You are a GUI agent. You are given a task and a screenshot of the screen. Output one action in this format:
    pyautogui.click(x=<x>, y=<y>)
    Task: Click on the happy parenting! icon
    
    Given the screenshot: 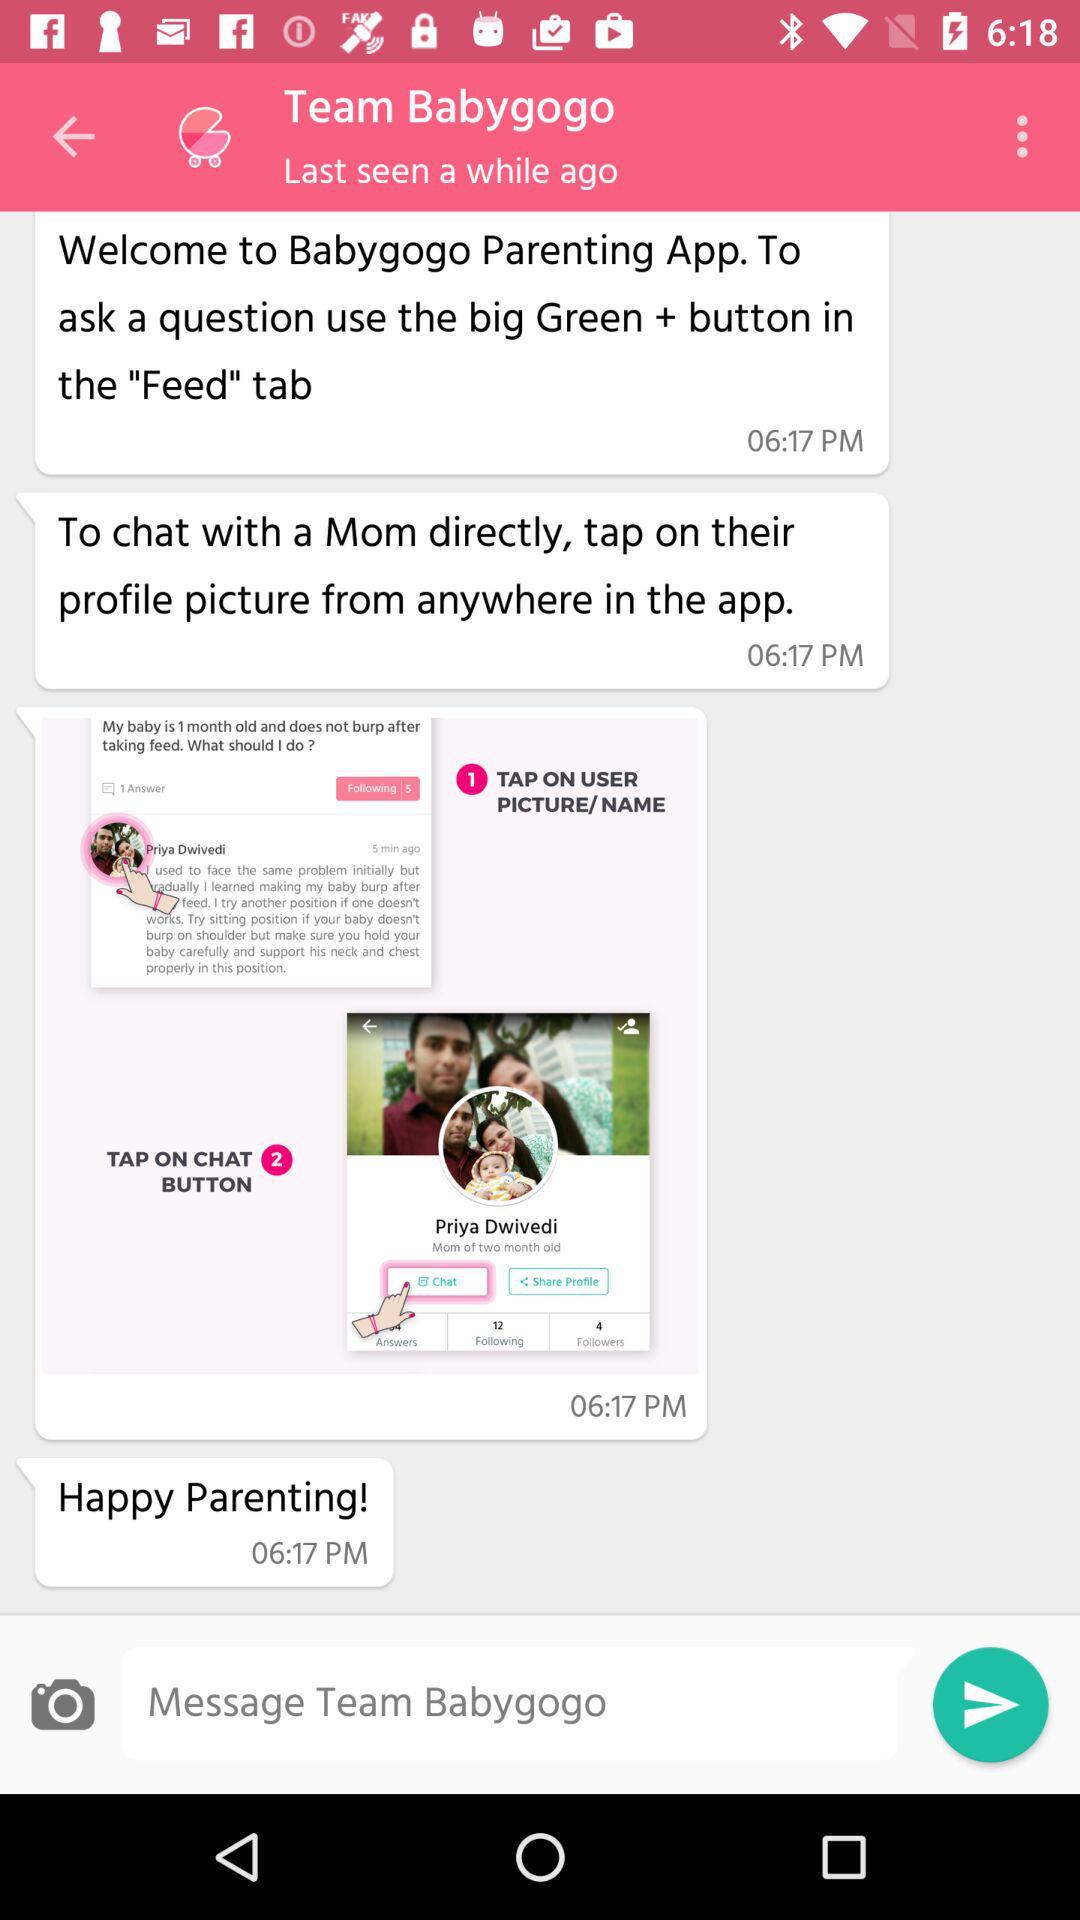 What is the action you would take?
    pyautogui.click(x=213, y=1499)
    